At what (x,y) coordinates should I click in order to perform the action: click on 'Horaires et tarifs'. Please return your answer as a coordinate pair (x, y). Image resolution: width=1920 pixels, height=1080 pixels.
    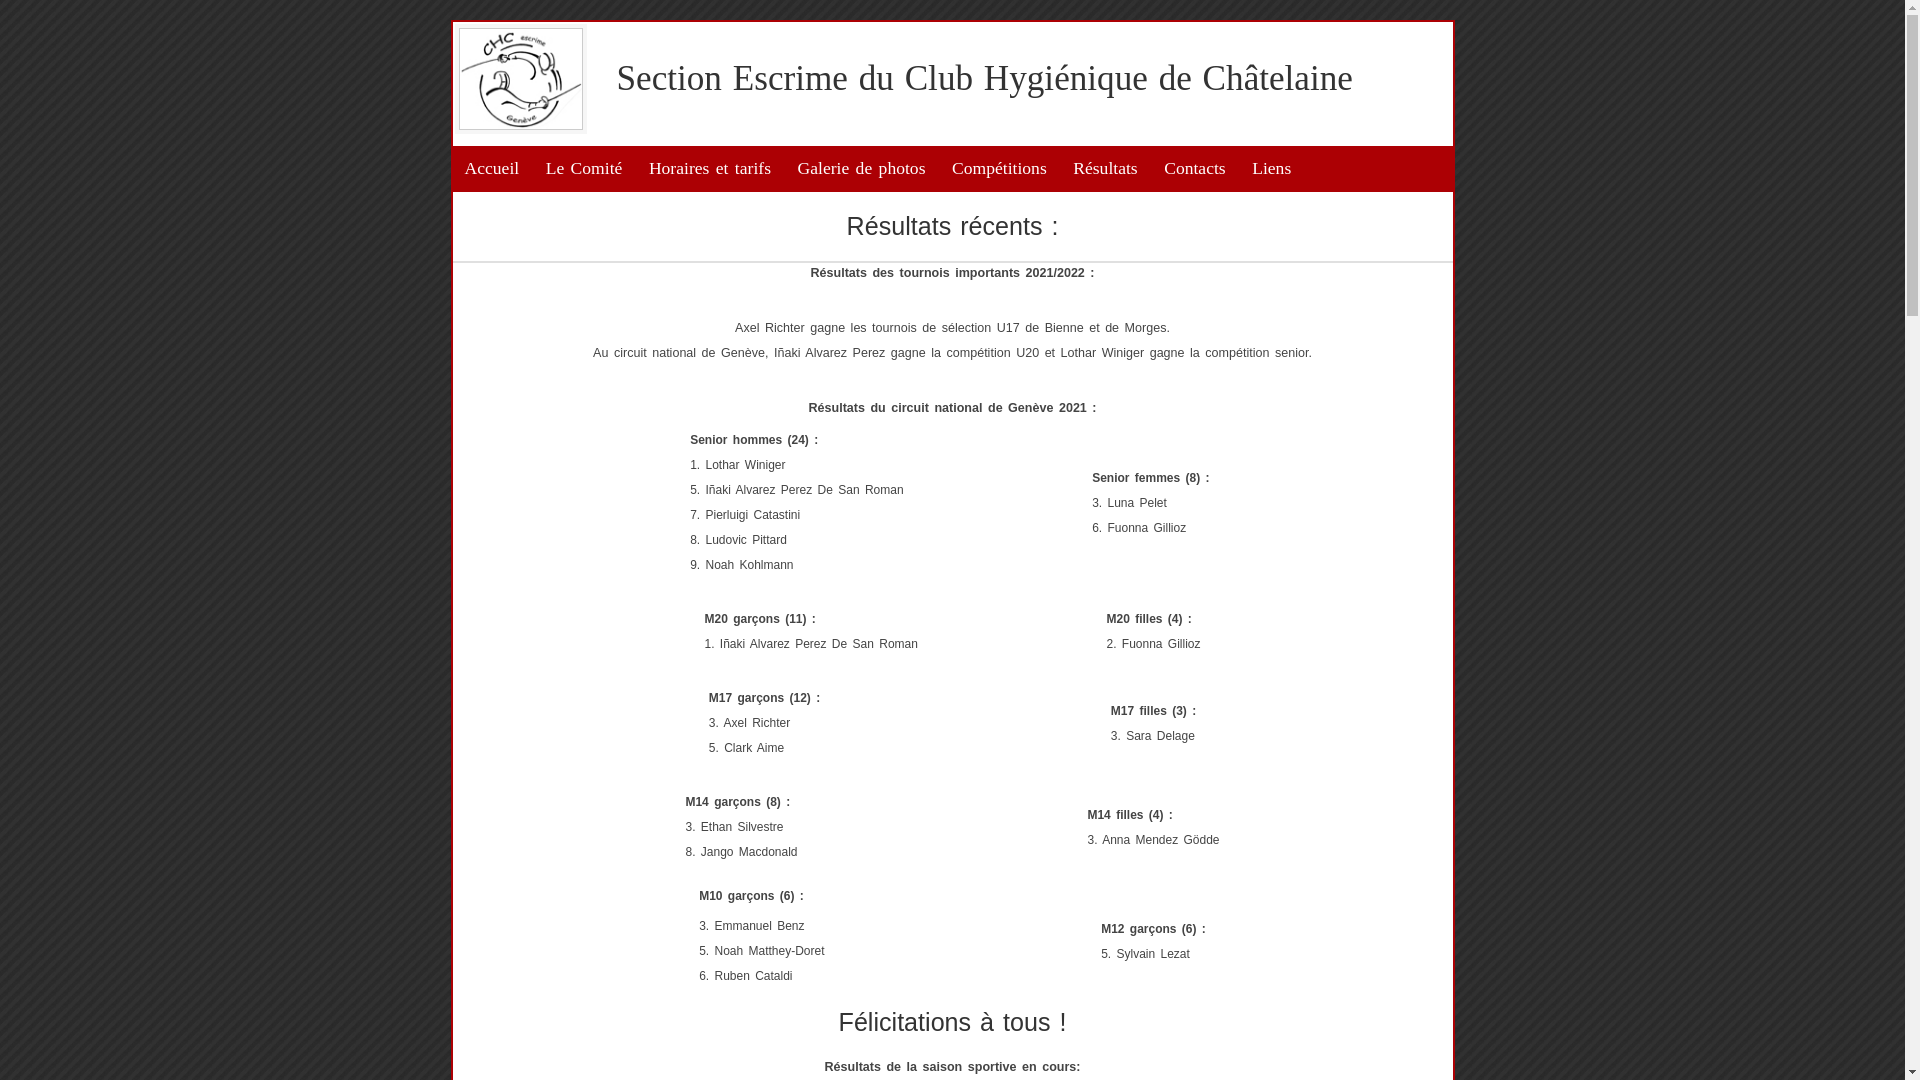
    Looking at the image, I should click on (710, 167).